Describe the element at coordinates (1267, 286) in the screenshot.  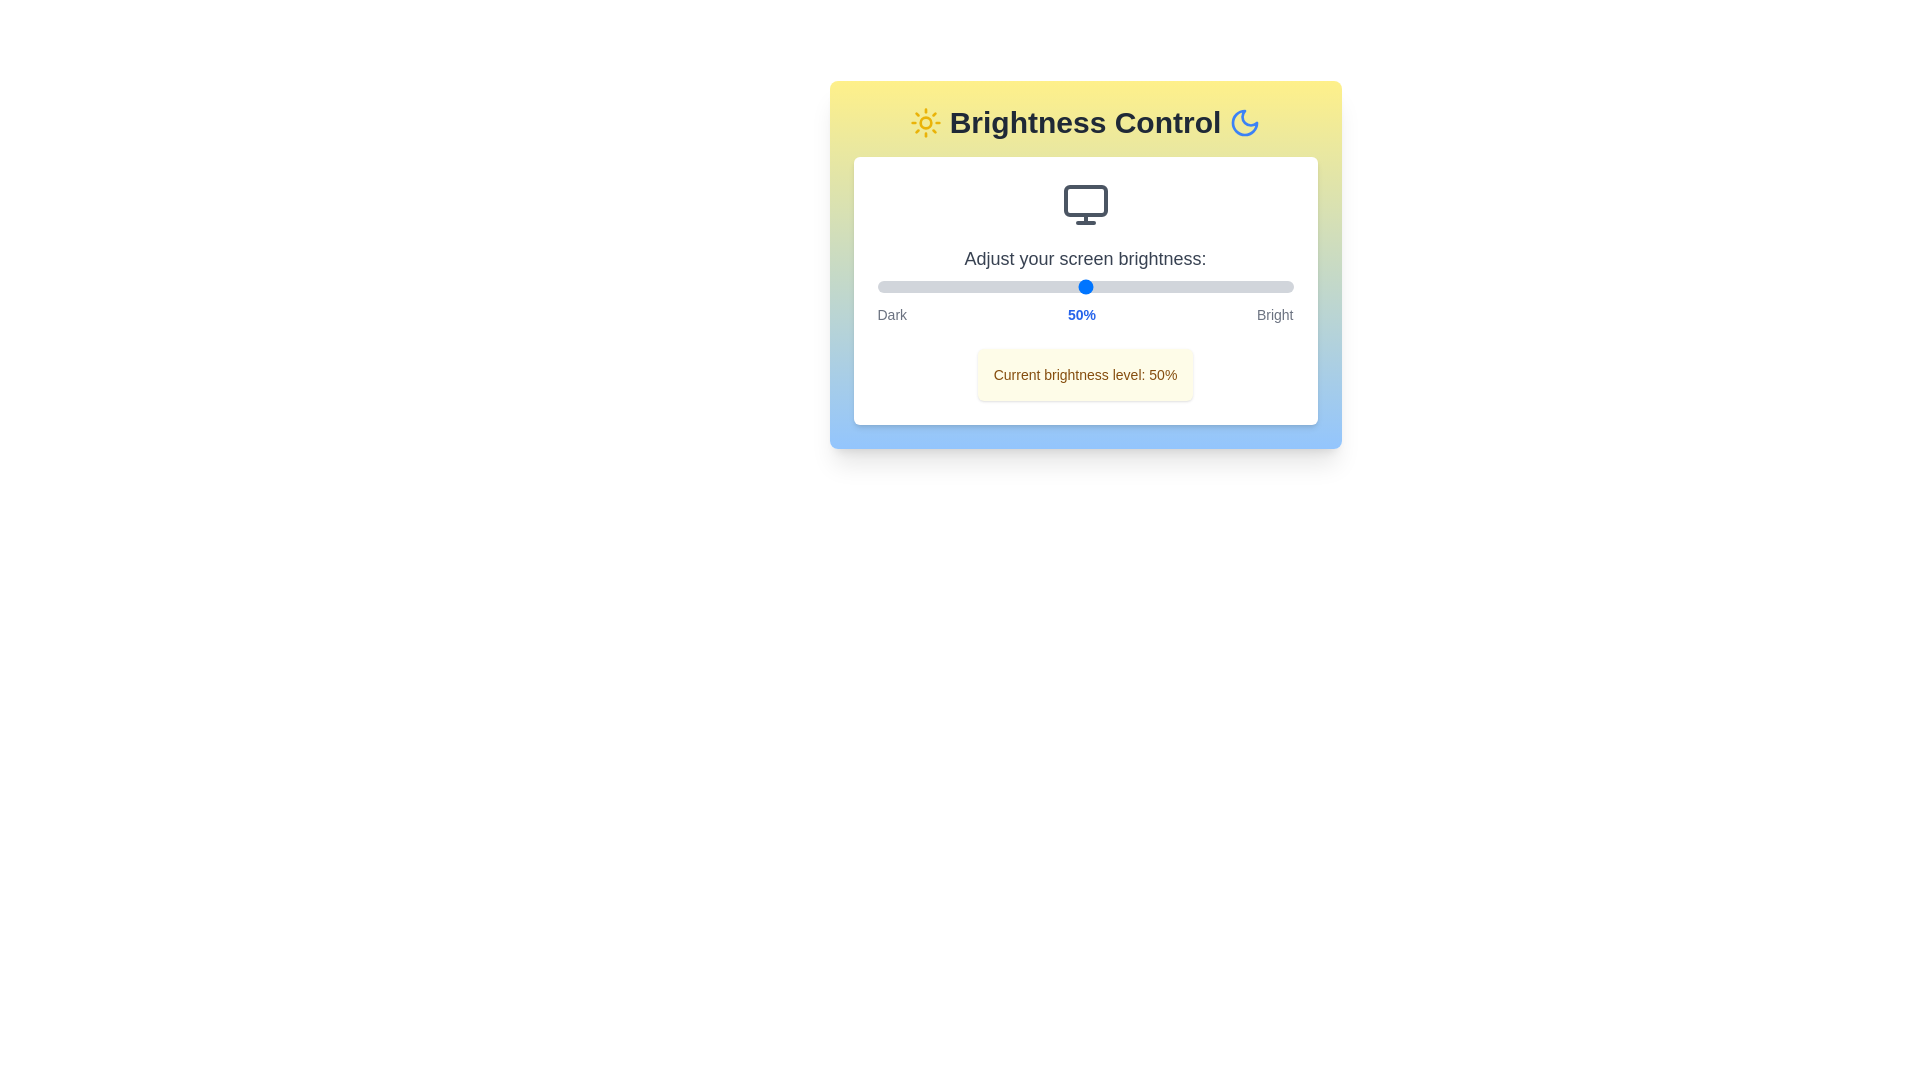
I see `the brightness to 94% by interacting with the slider` at that location.